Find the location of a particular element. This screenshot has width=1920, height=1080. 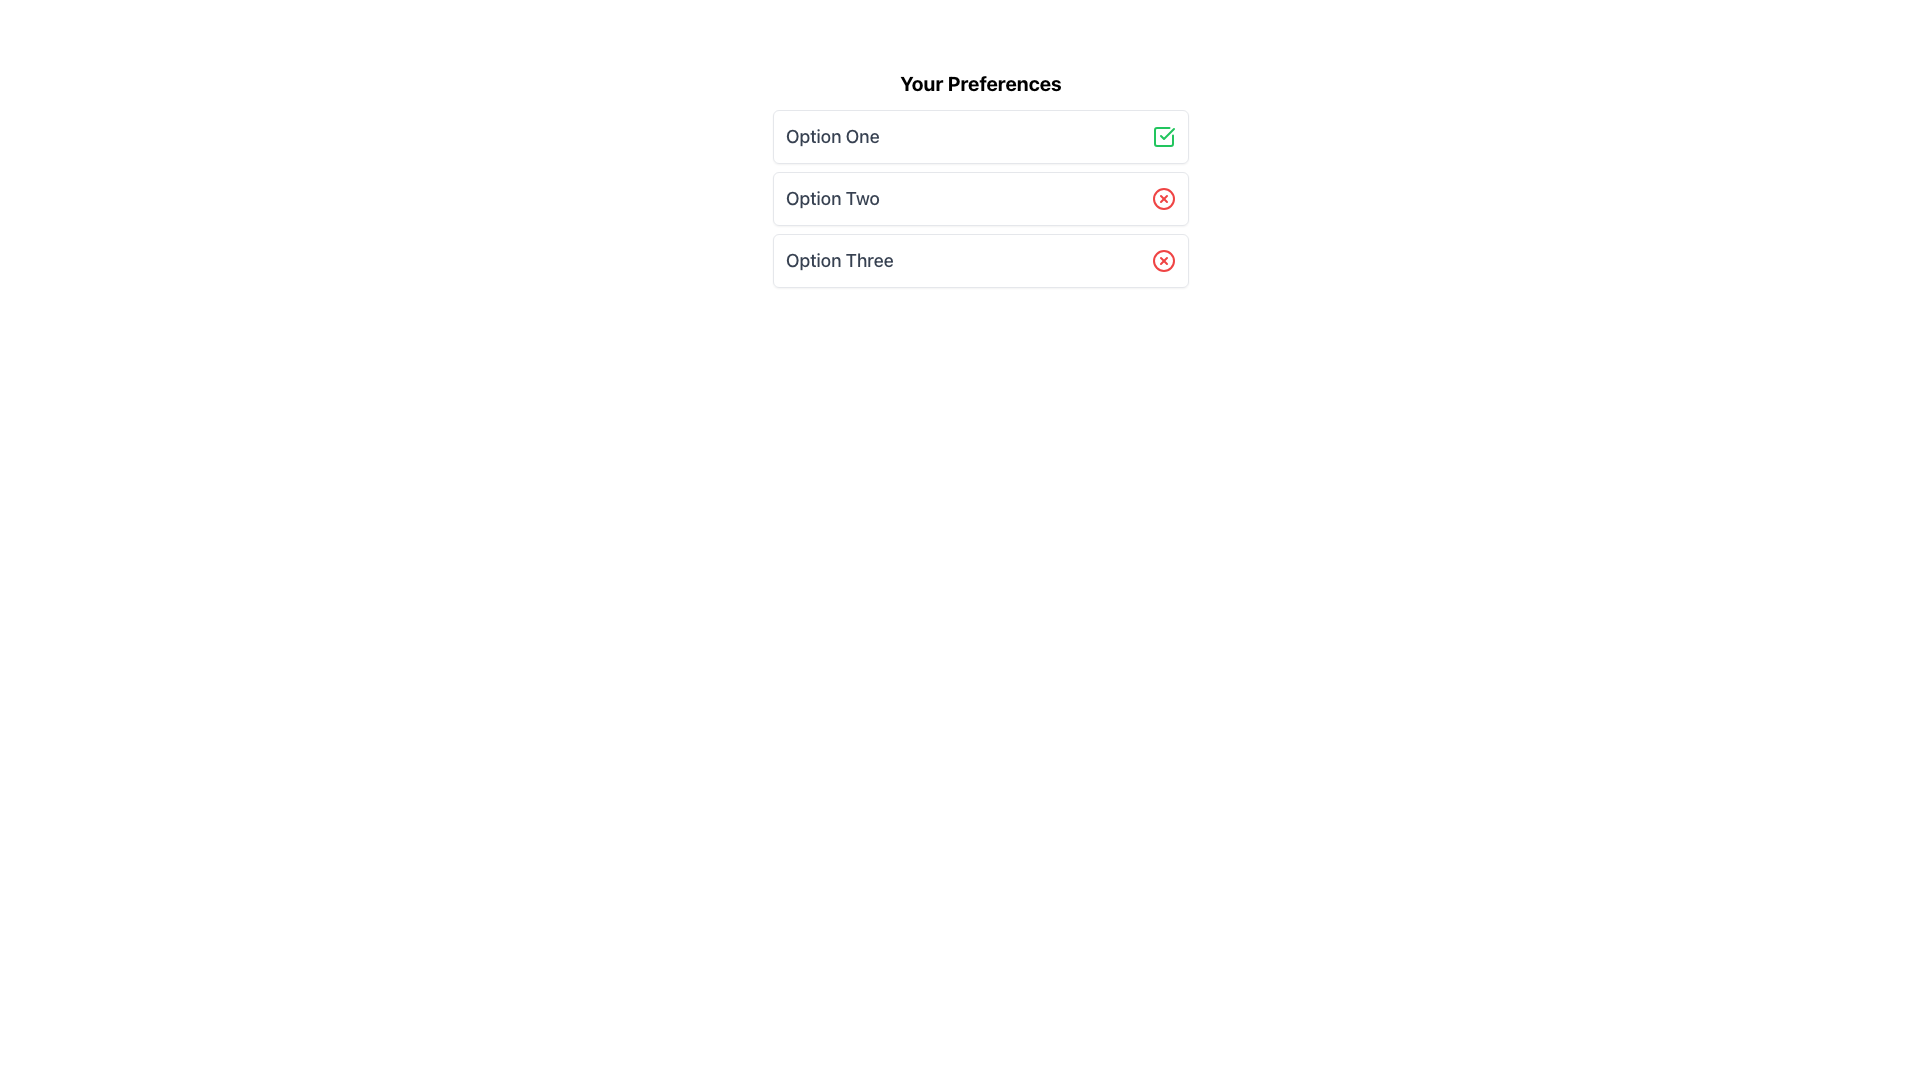

the text label indicating 'Option Three' in the vertically stacked list of selectable preferences is located at coordinates (839, 259).